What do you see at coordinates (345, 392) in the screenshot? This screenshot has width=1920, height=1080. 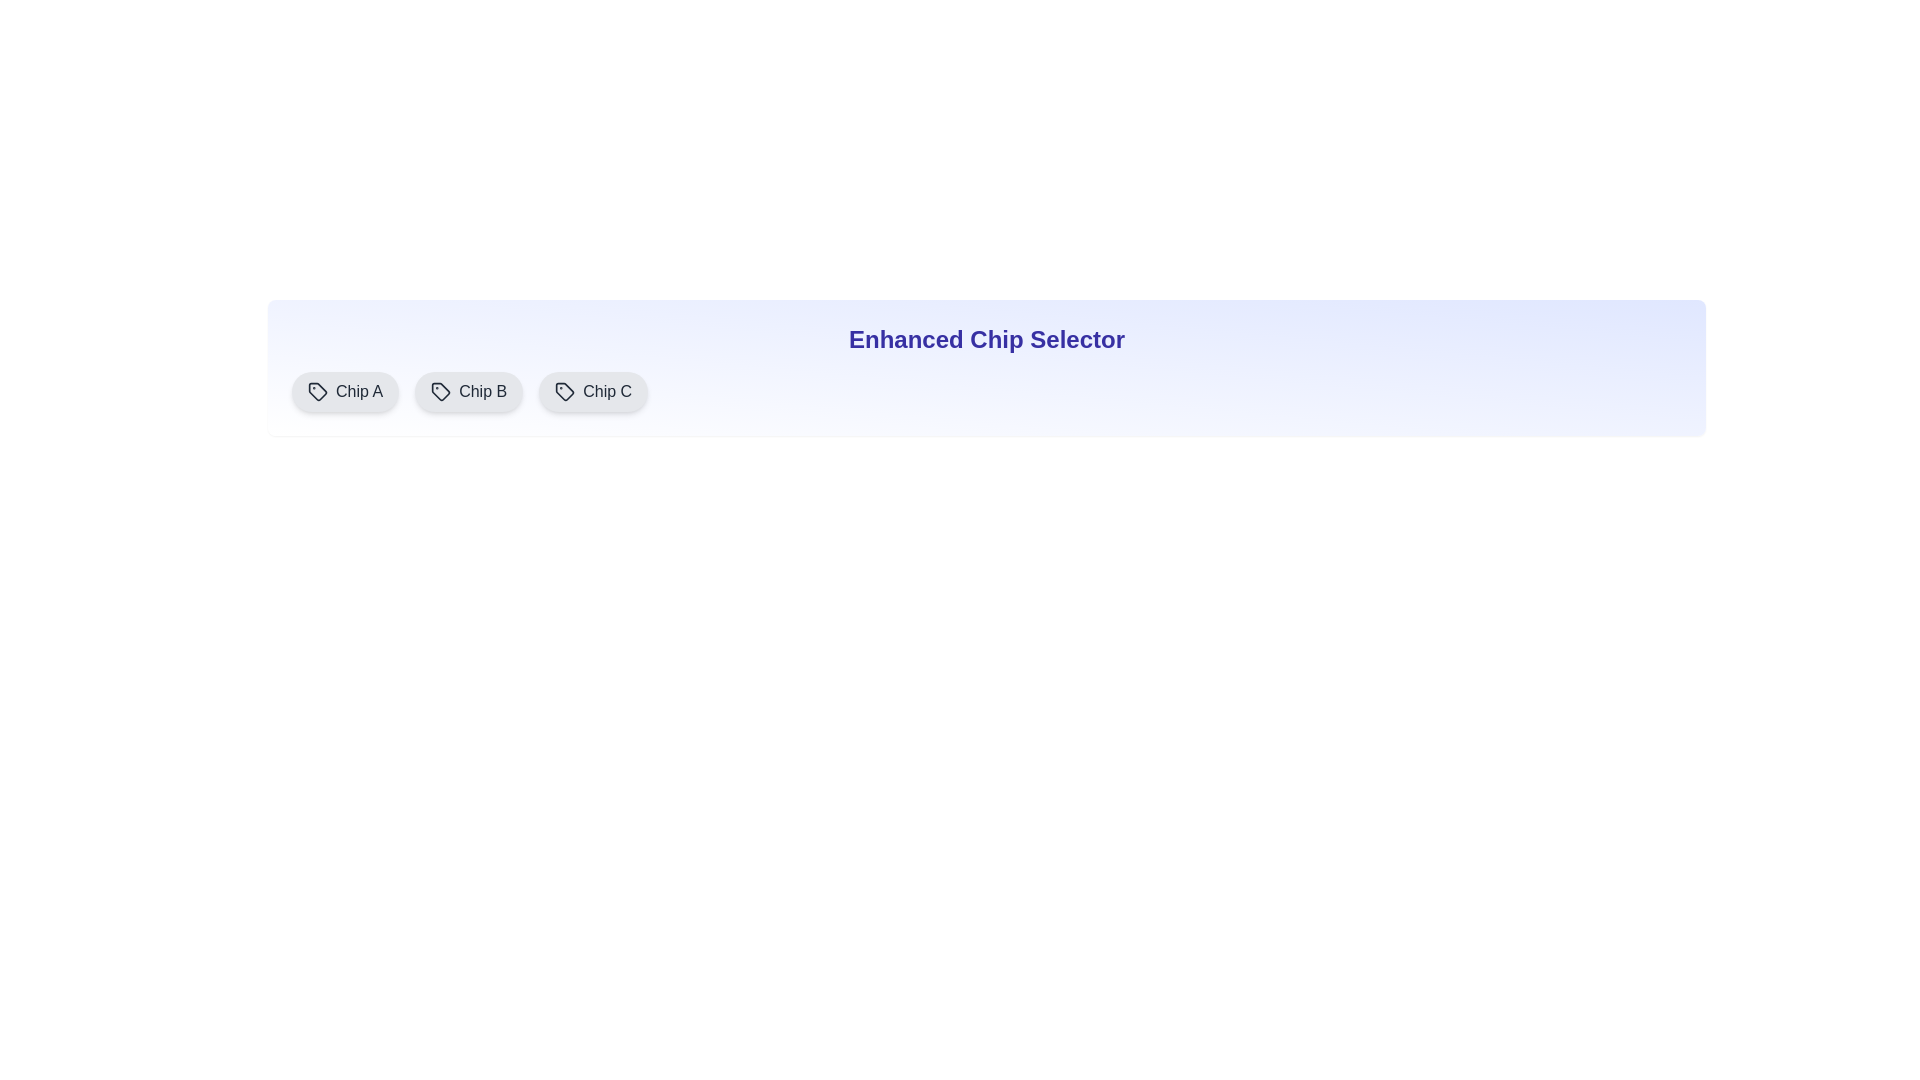 I see `the chip labeled Chip A to display its description` at bounding box center [345, 392].